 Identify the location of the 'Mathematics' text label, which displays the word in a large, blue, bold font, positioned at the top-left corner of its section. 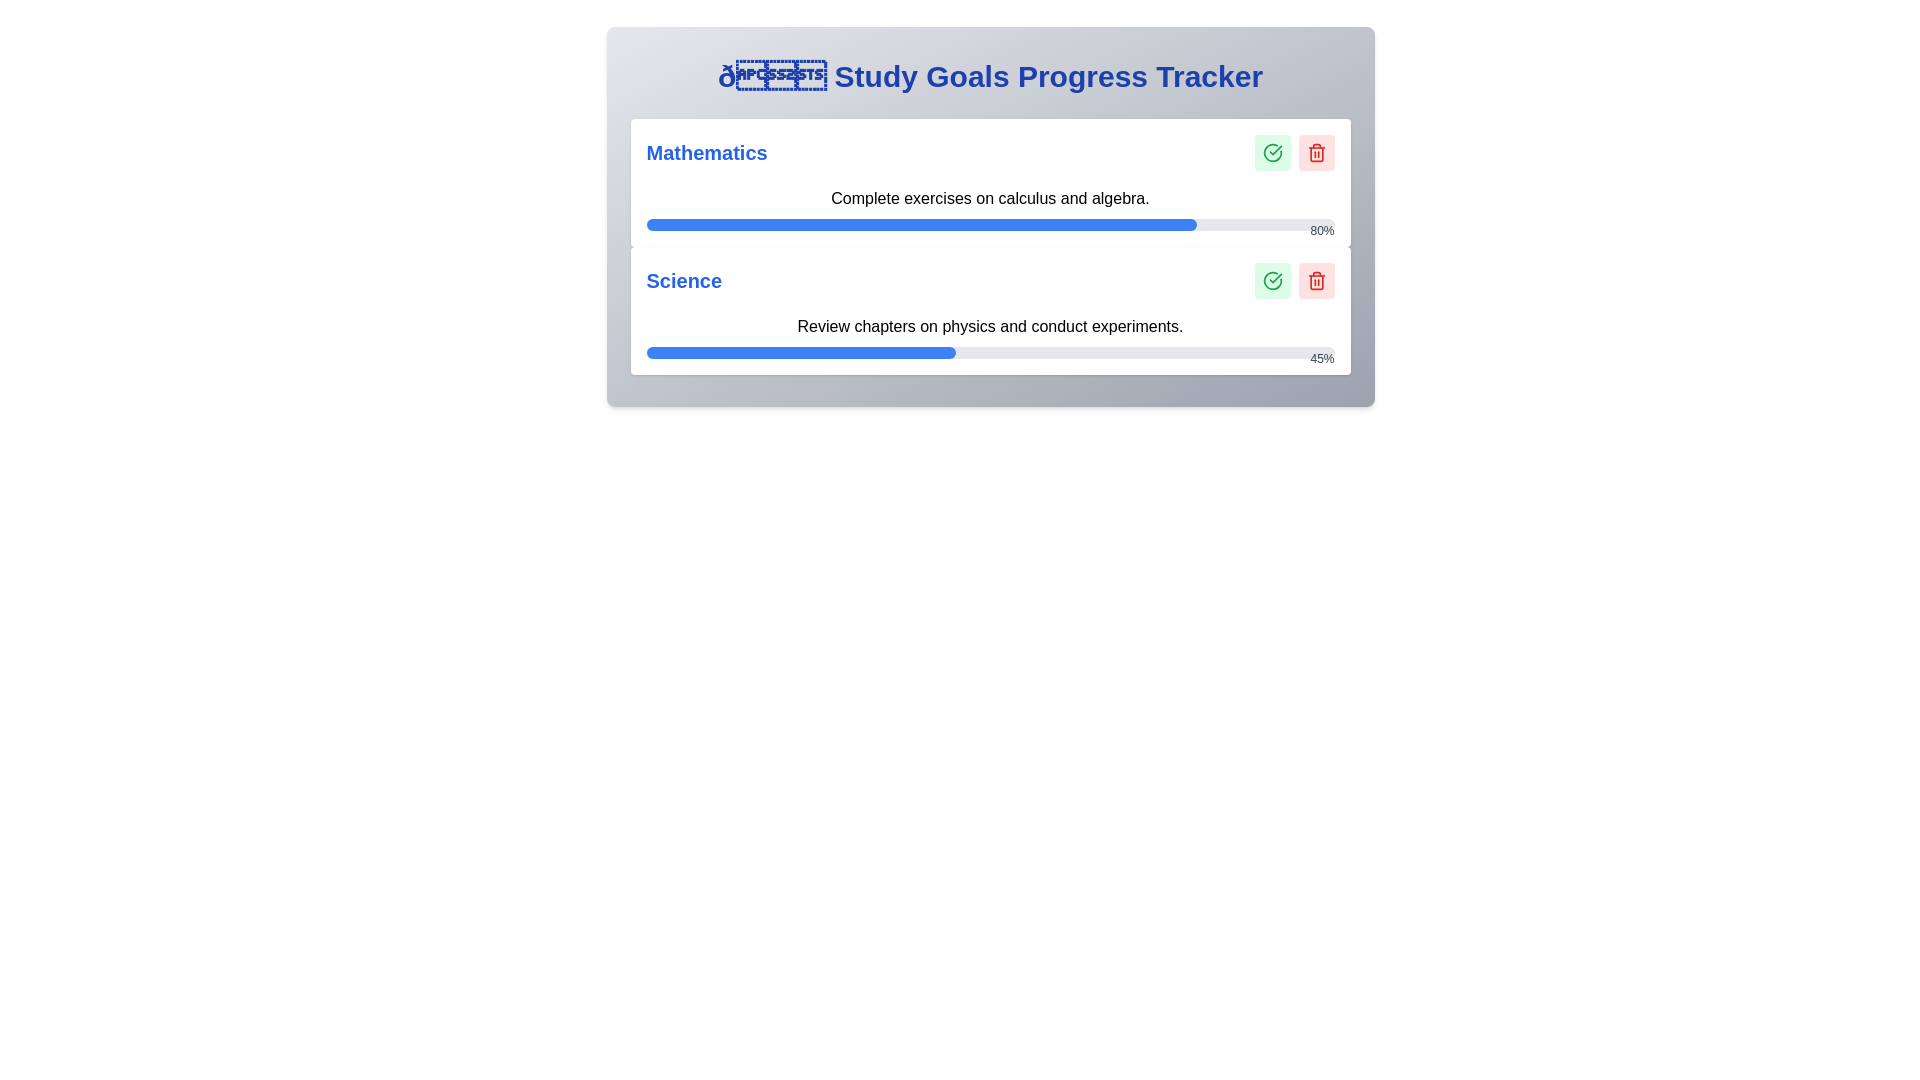
(707, 152).